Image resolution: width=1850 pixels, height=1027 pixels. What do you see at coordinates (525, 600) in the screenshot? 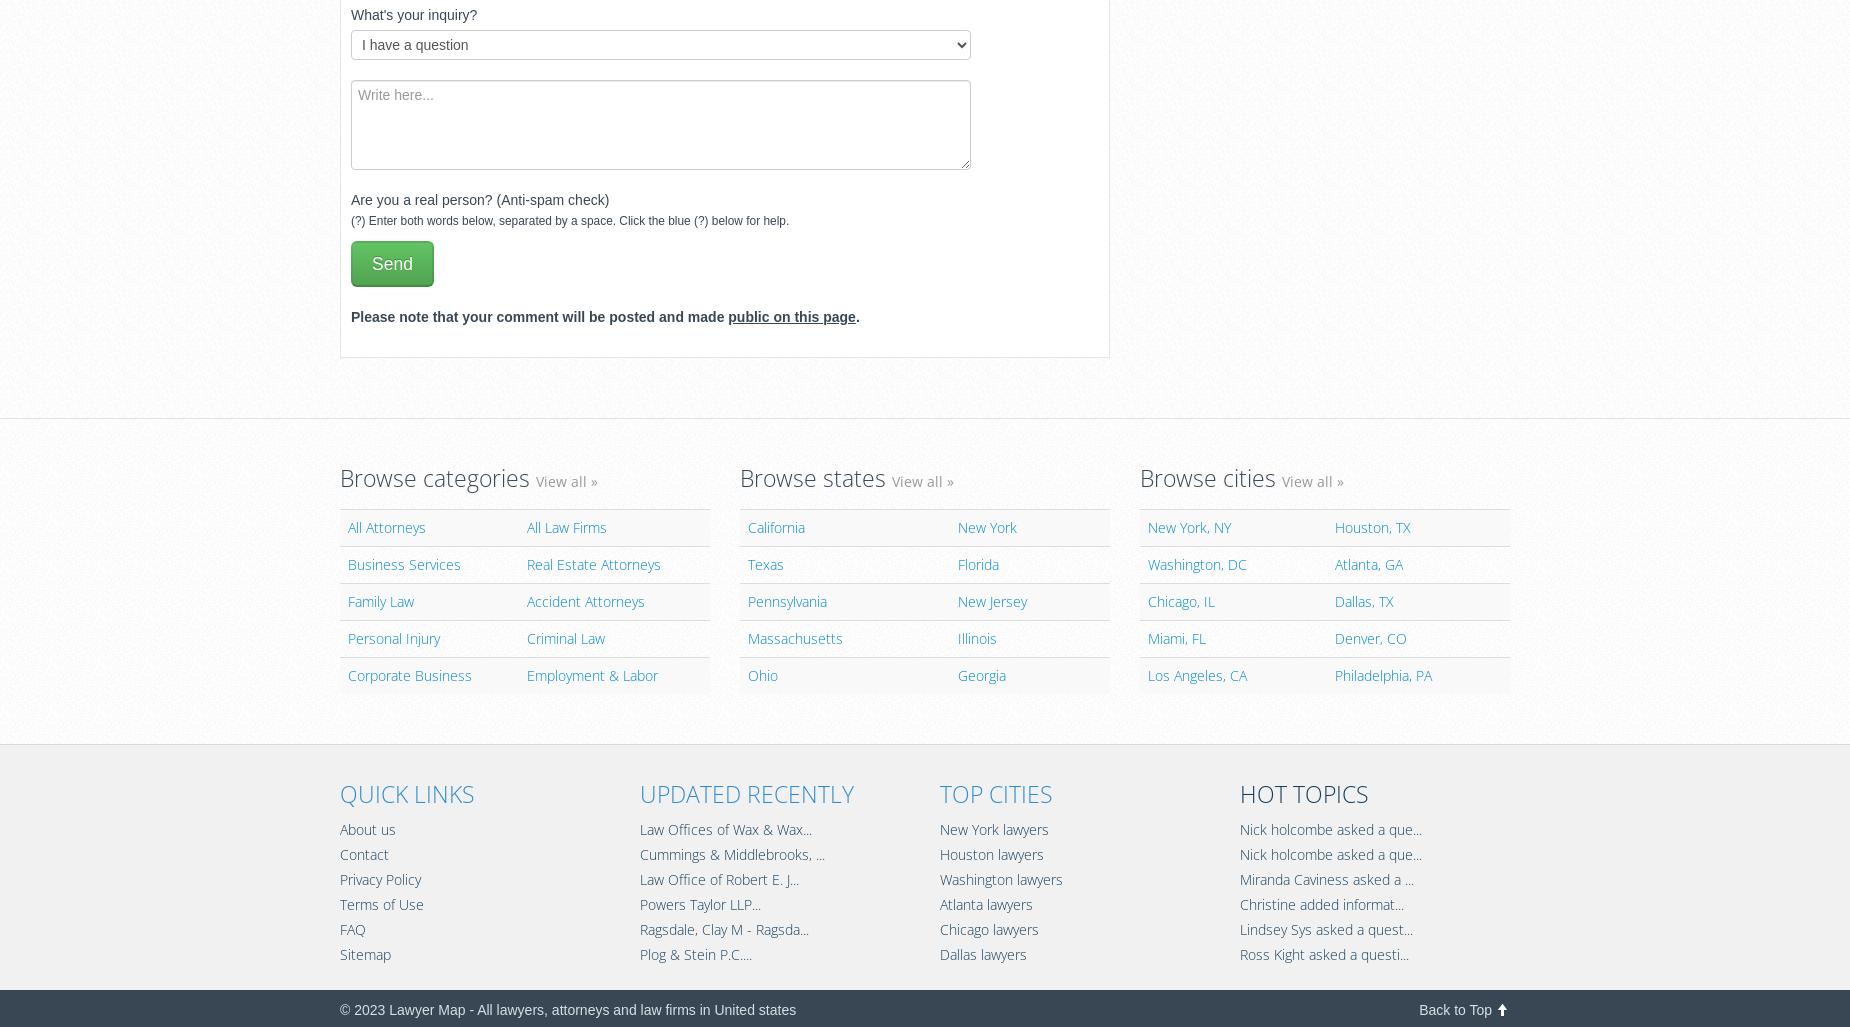
I see `'Accident Attorneys'` at bounding box center [525, 600].